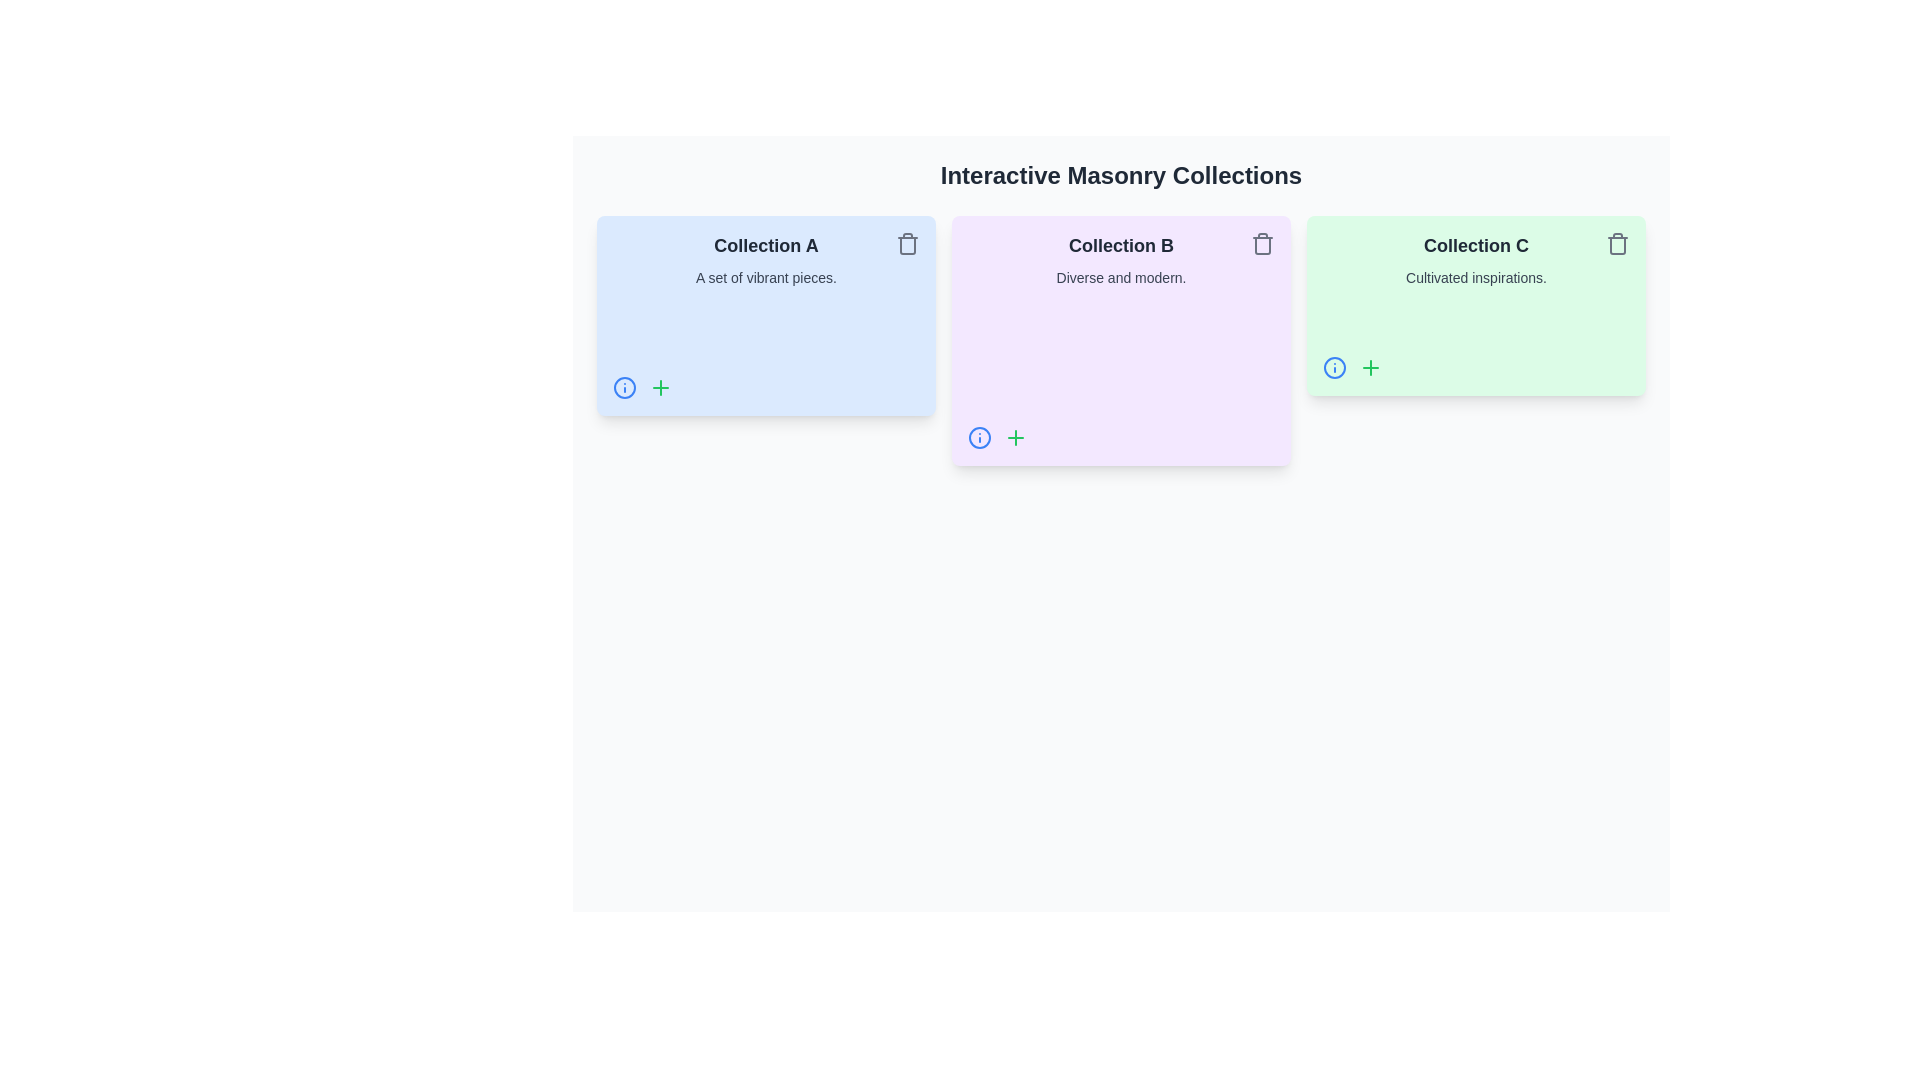 The width and height of the screenshot is (1920, 1080). Describe the element at coordinates (1261, 242) in the screenshot. I see `the trash icon button located in the top-right corner of the purple card labeled 'Collection B' to observe the color change` at that location.